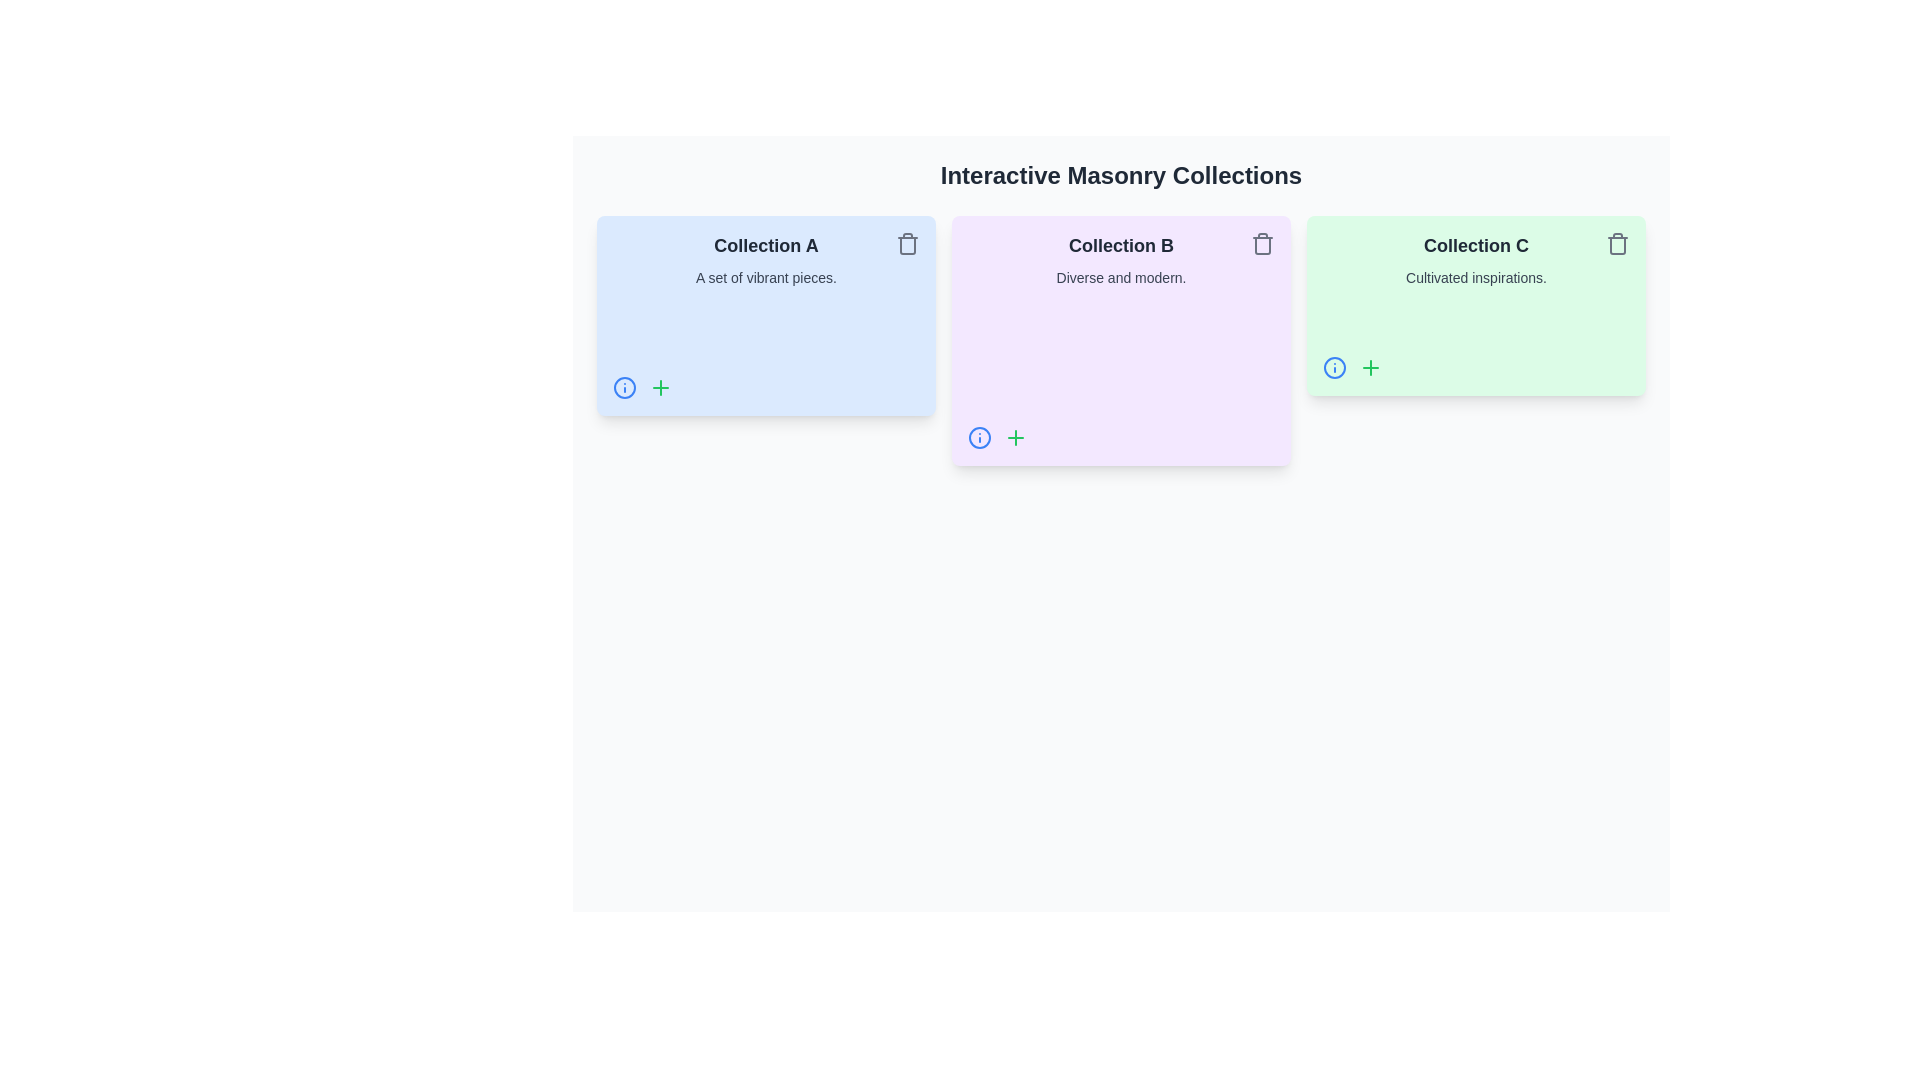 The width and height of the screenshot is (1920, 1080). Describe the element at coordinates (1261, 242) in the screenshot. I see `the trash icon button located in the top-right corner of the purple card labeled 'Collection B' to observe the color change` at that location.